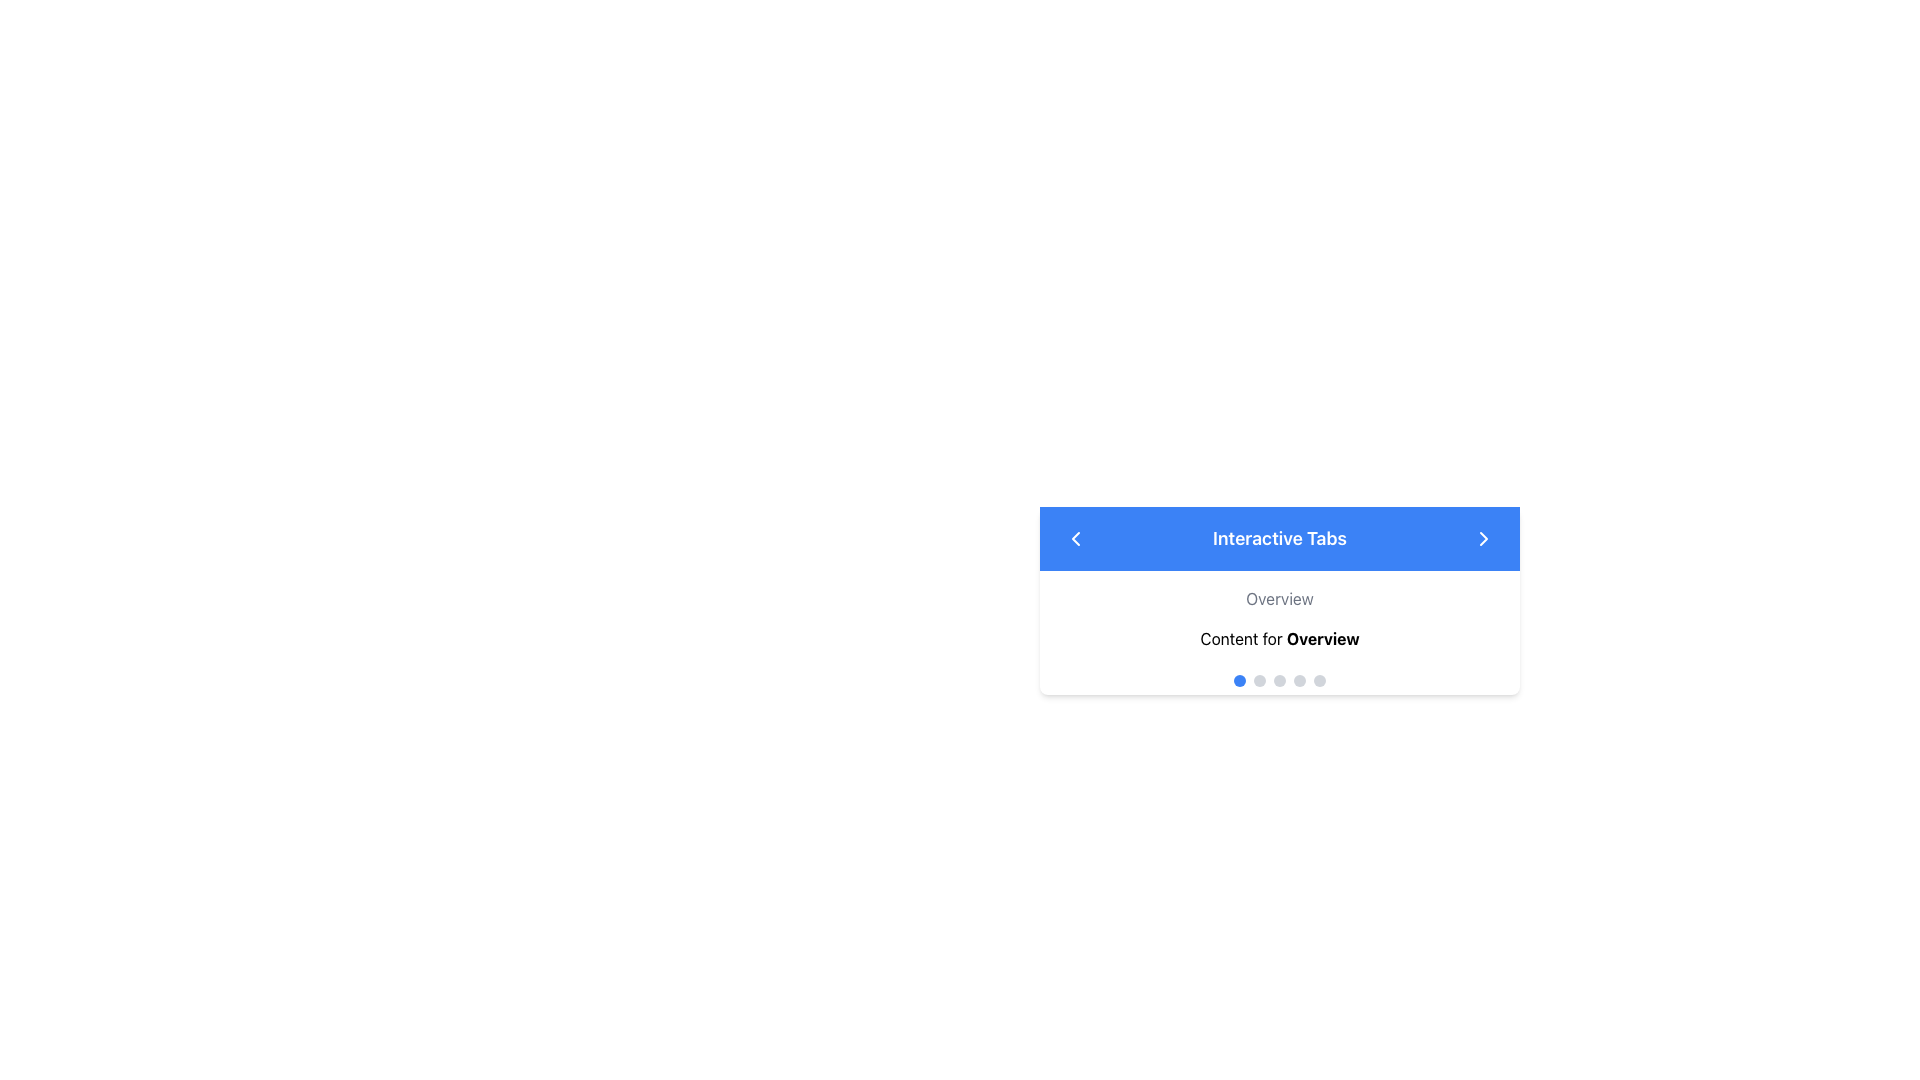 The height and width of the screenshot is (1080, 1920). Describe the element at coordinates (1300, 680) in the screenshot. I see `the fourth circular indicator styled with a light gray color, located underneath the text 'Content for Overview'` at that location.